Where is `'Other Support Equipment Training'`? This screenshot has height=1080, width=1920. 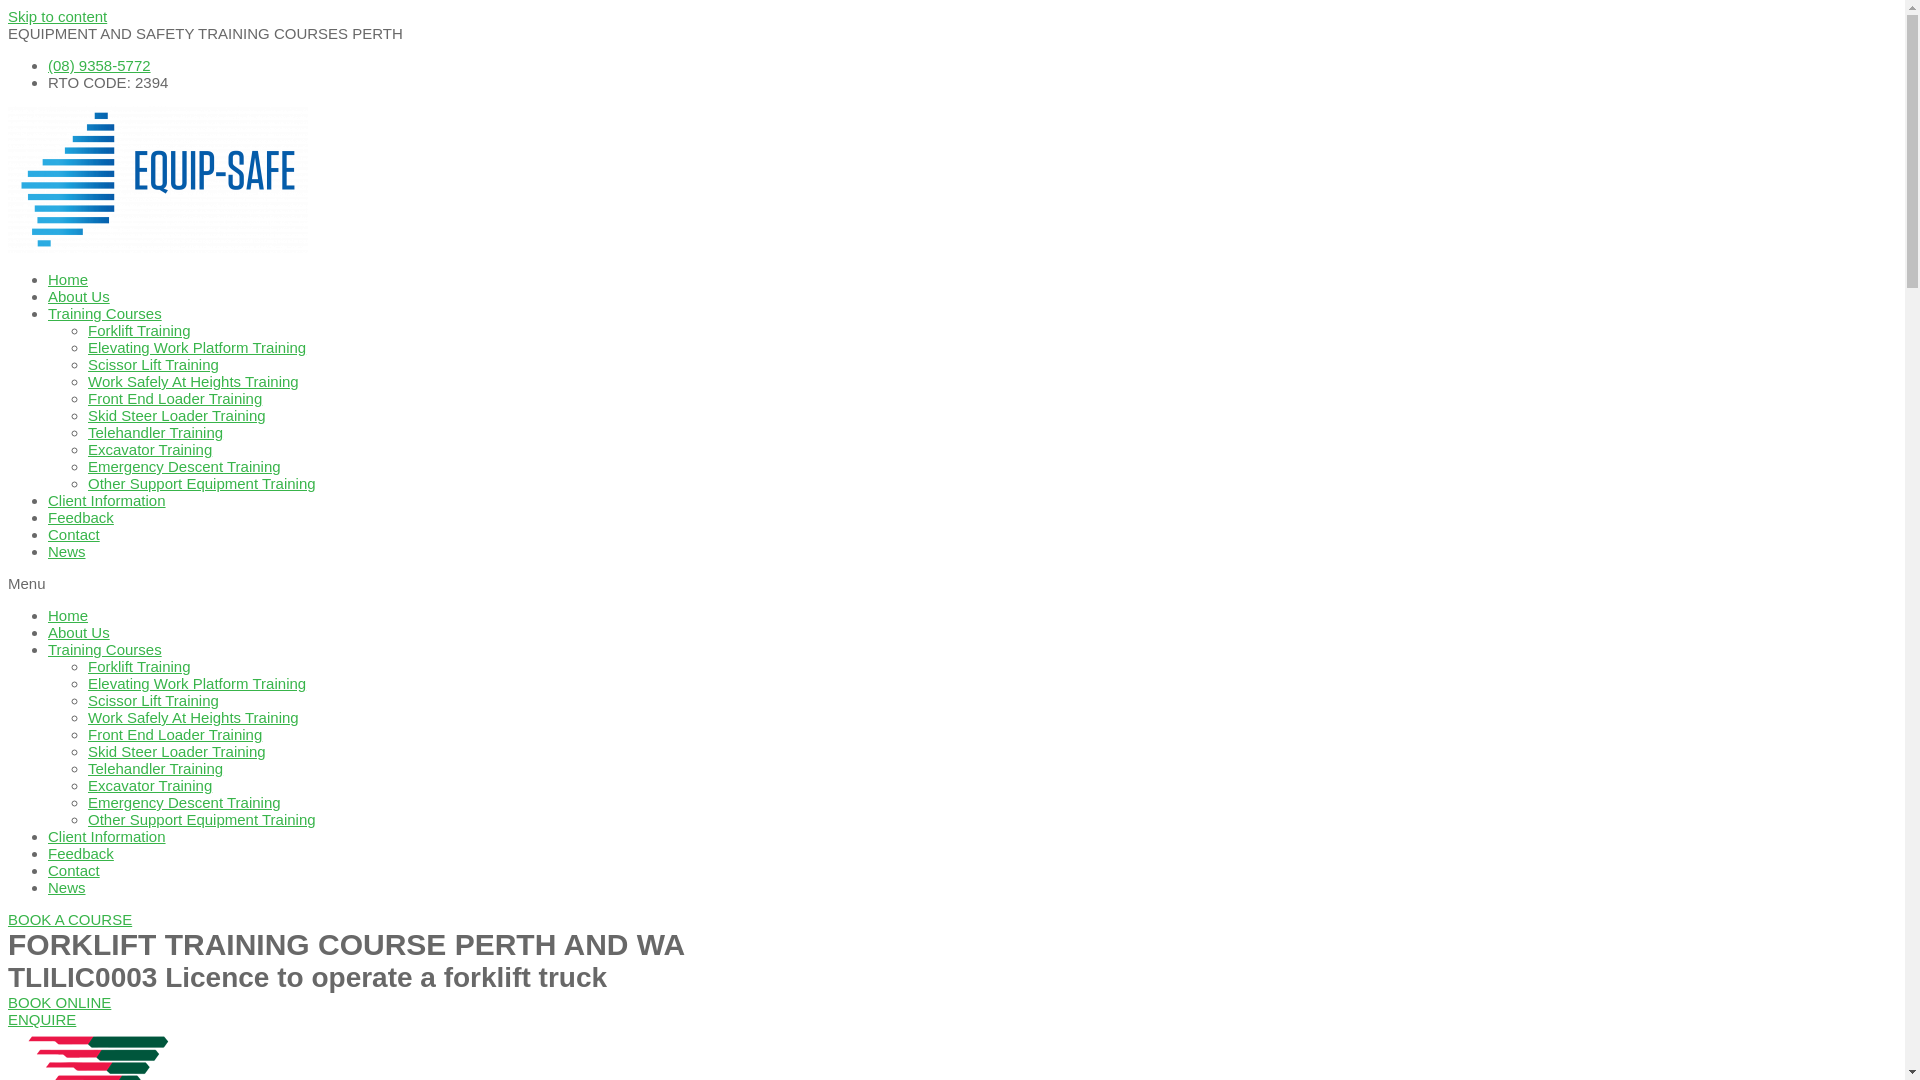 'Other Support Equipment Training' is located at coordinates (201, 819).